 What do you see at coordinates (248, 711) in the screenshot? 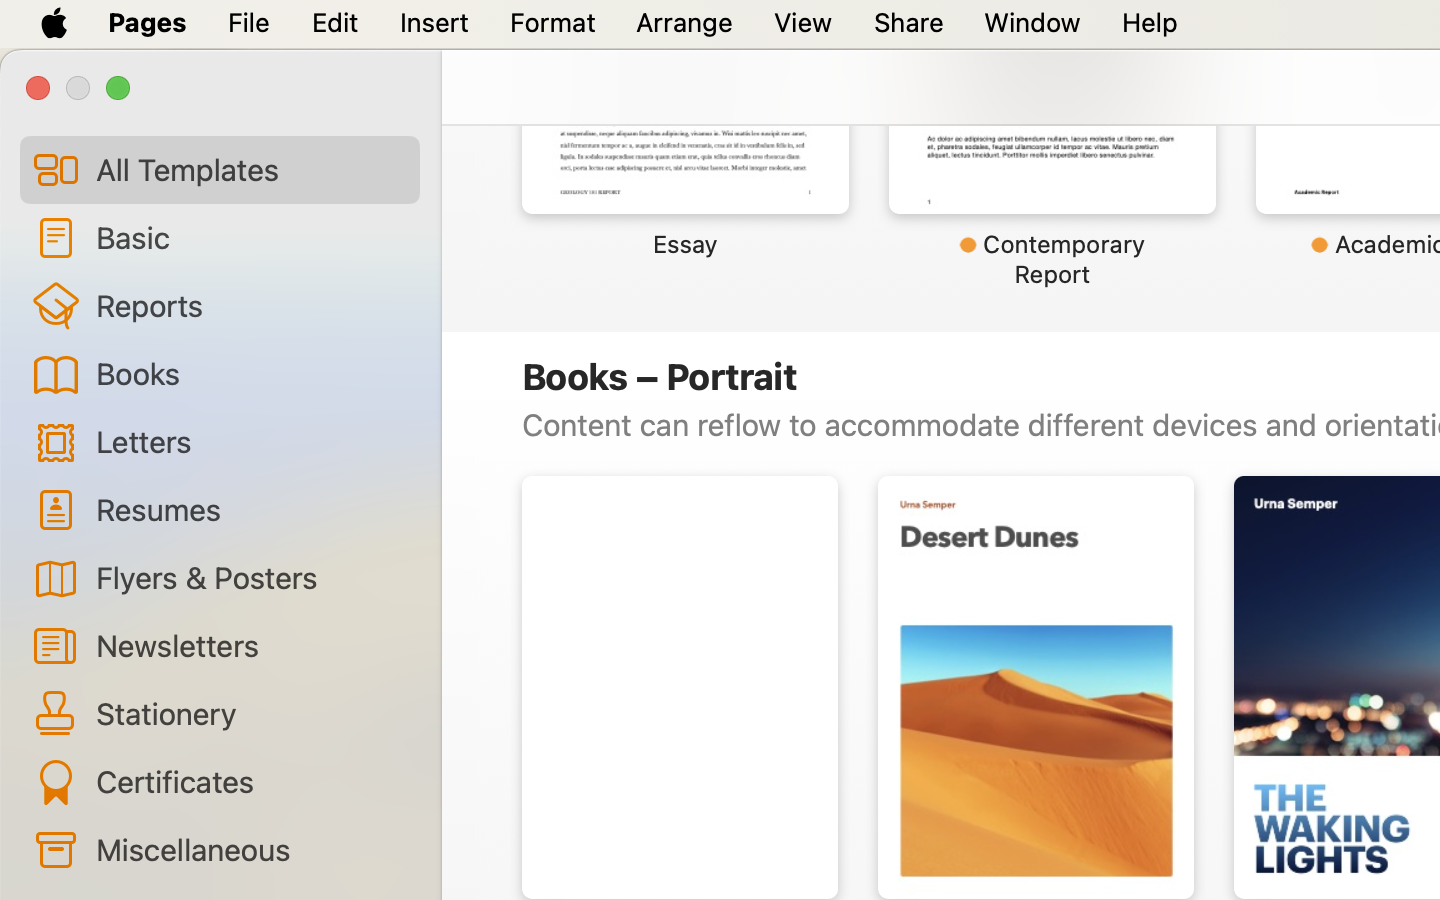
I see `'Stationery'` at bounding box center [248, 711].